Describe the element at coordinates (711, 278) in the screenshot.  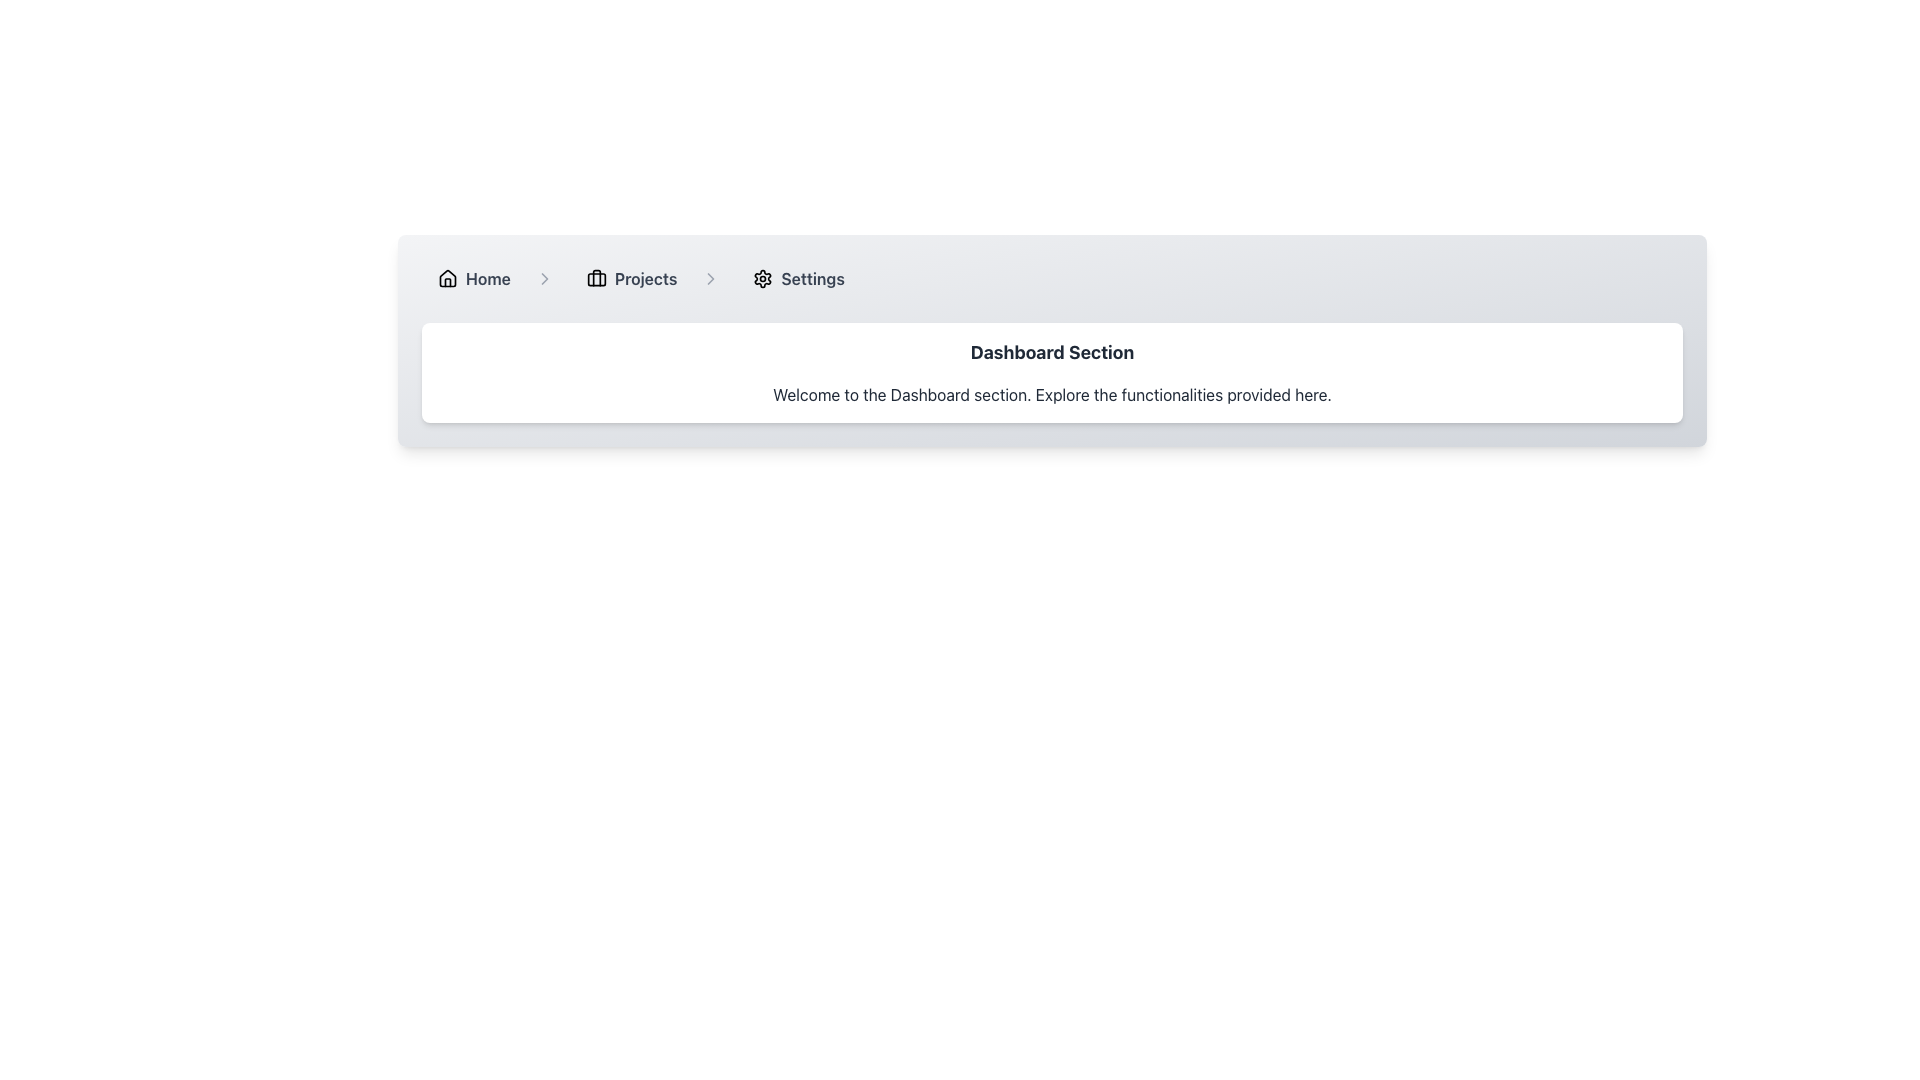
I see `the Chevron/Arrow Icon located in the navigation bar, positioned between the 'Projects' label and the 'Settings' icon` at that location.